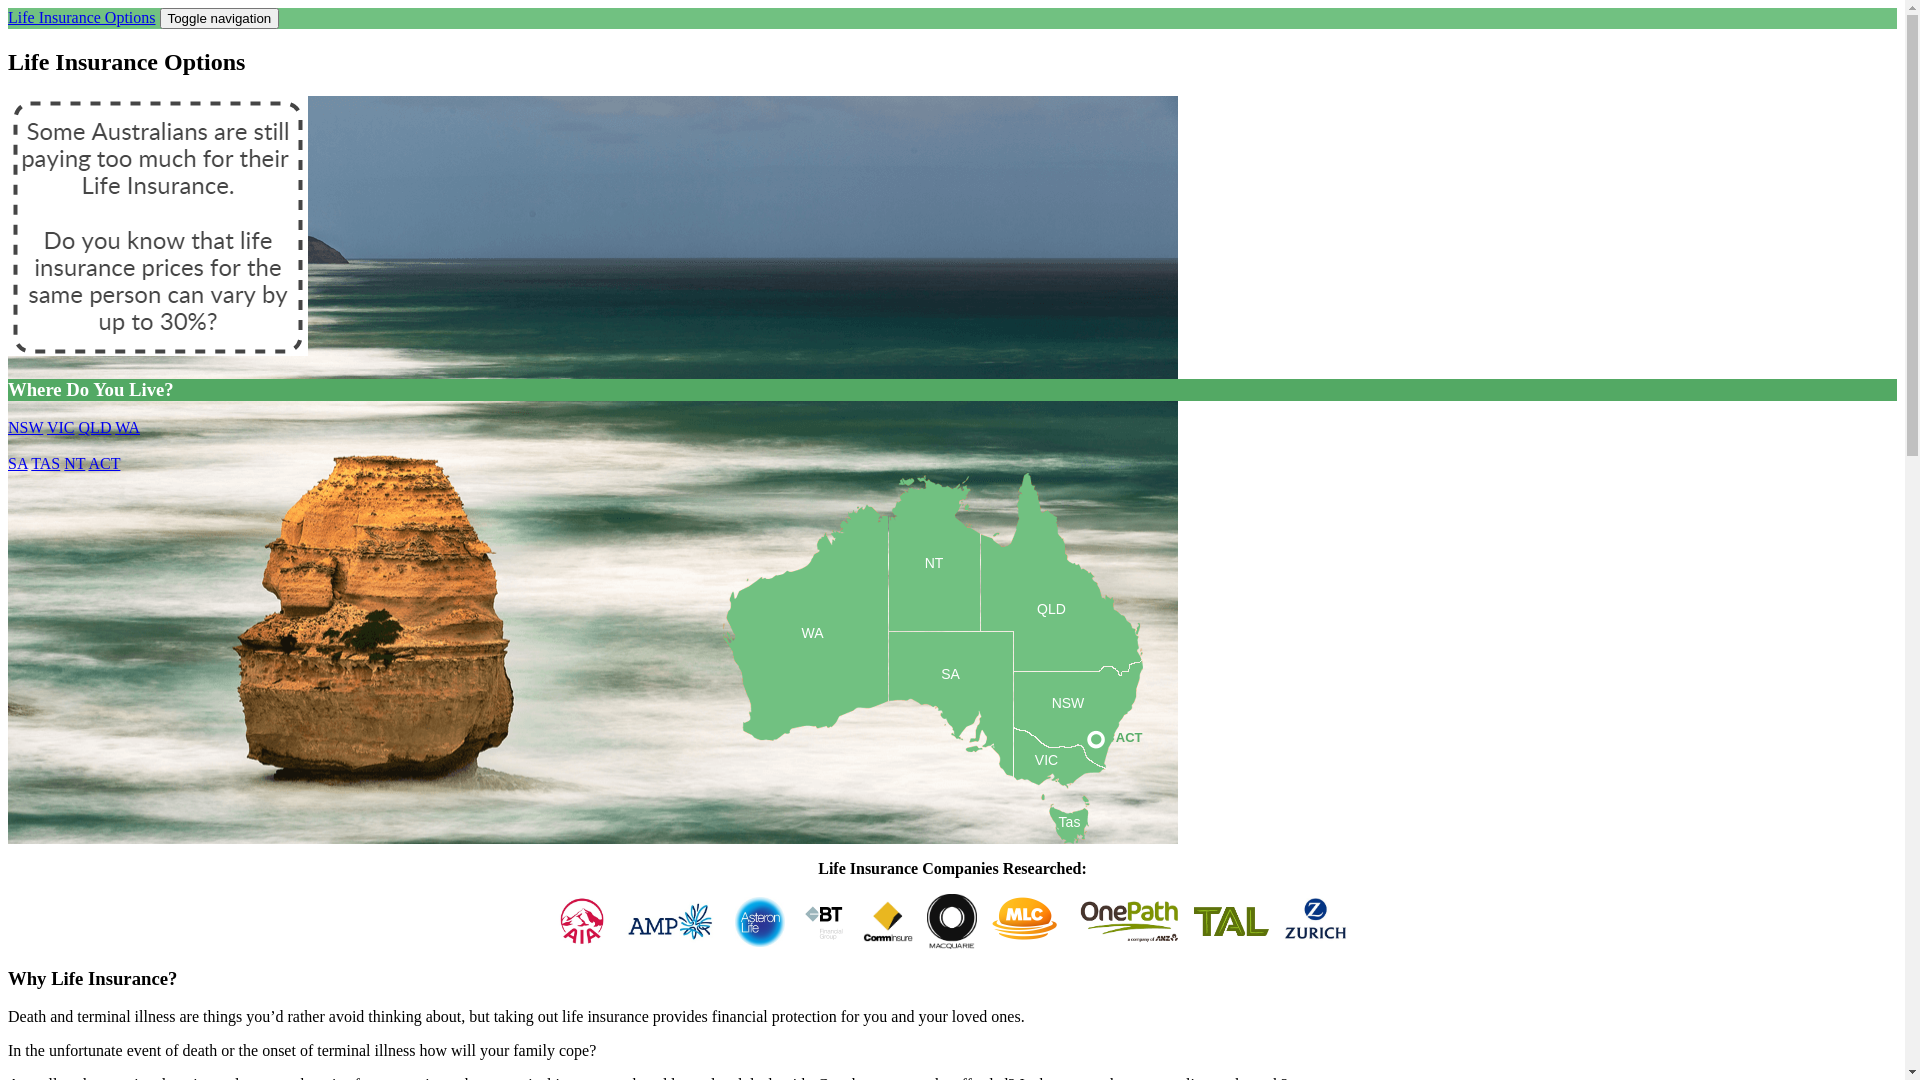 The height and width of the screenshot is (1080, 1920). What do you see at coordinates (25, 426) in the screenshot?
I see `'NSW'` at bounding box center [25, 426].